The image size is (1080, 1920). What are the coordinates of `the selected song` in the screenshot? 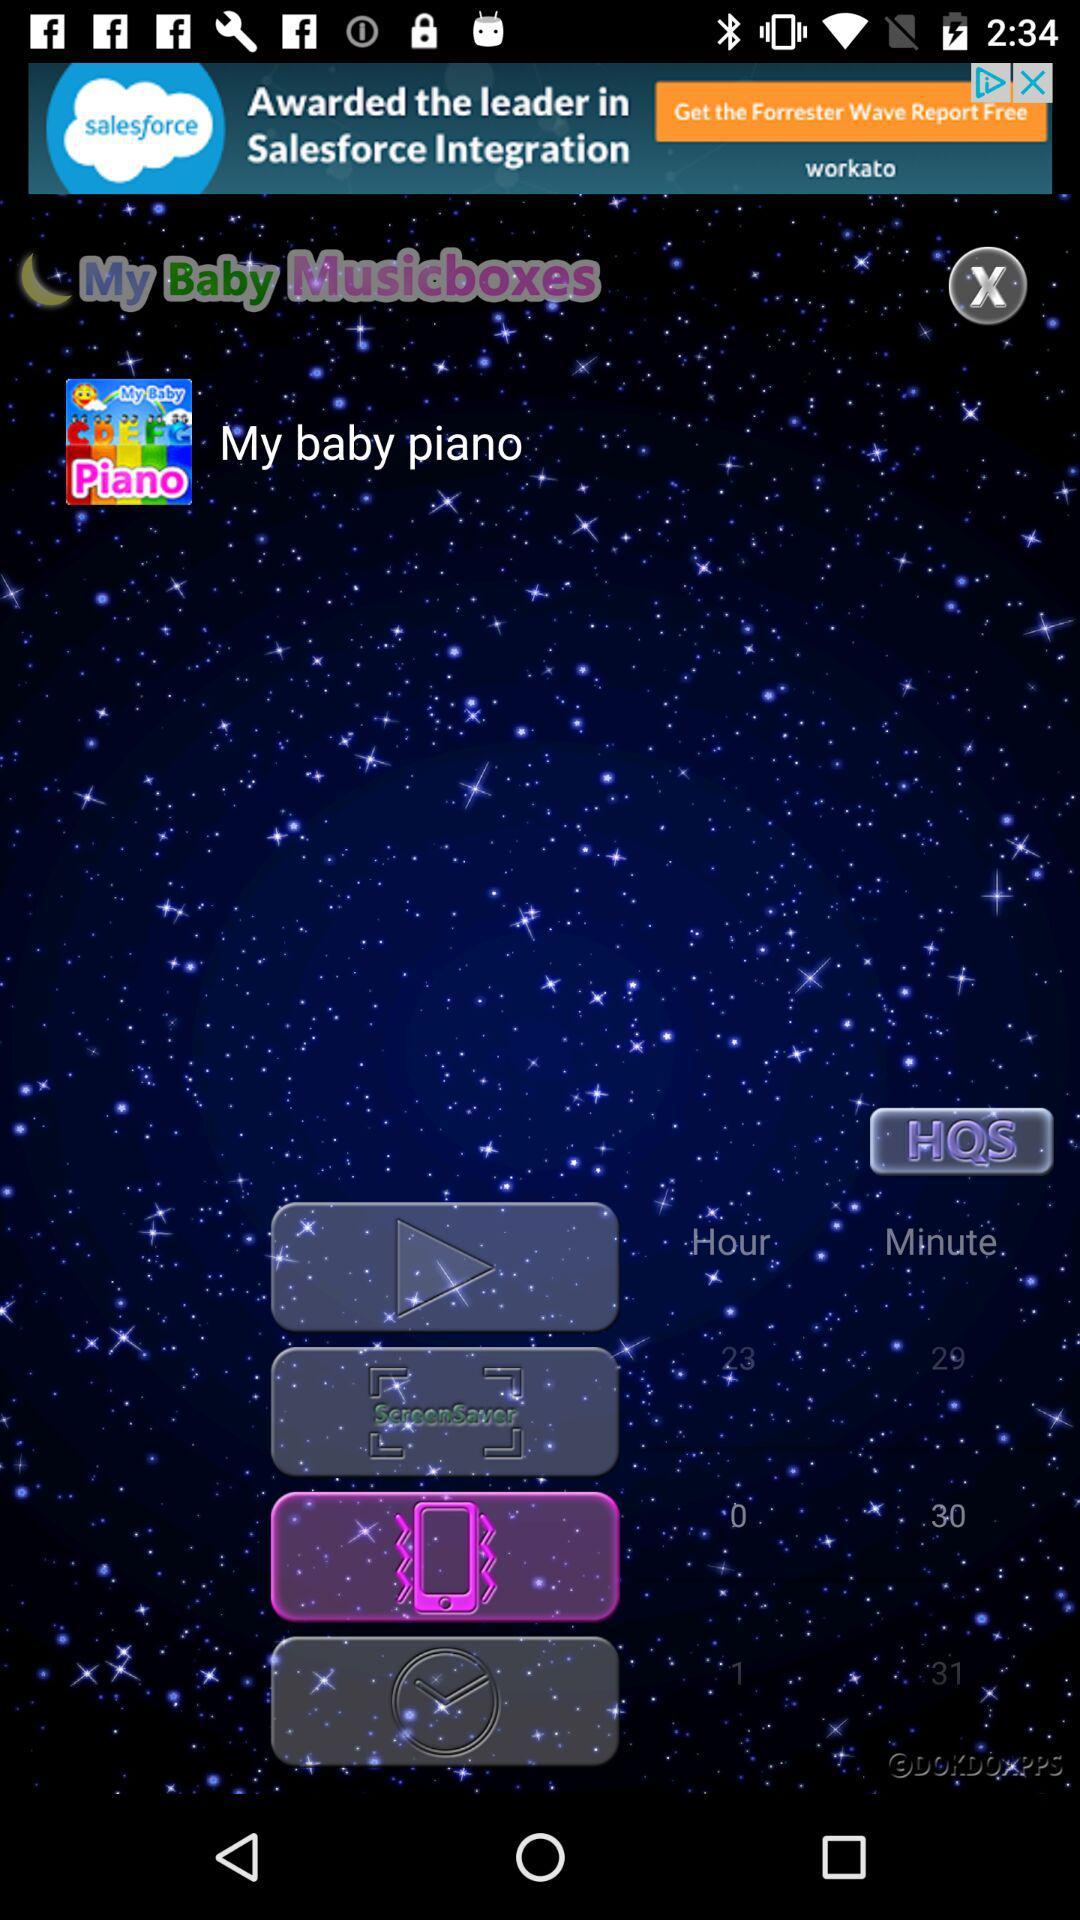 It's located at (444, 1266).